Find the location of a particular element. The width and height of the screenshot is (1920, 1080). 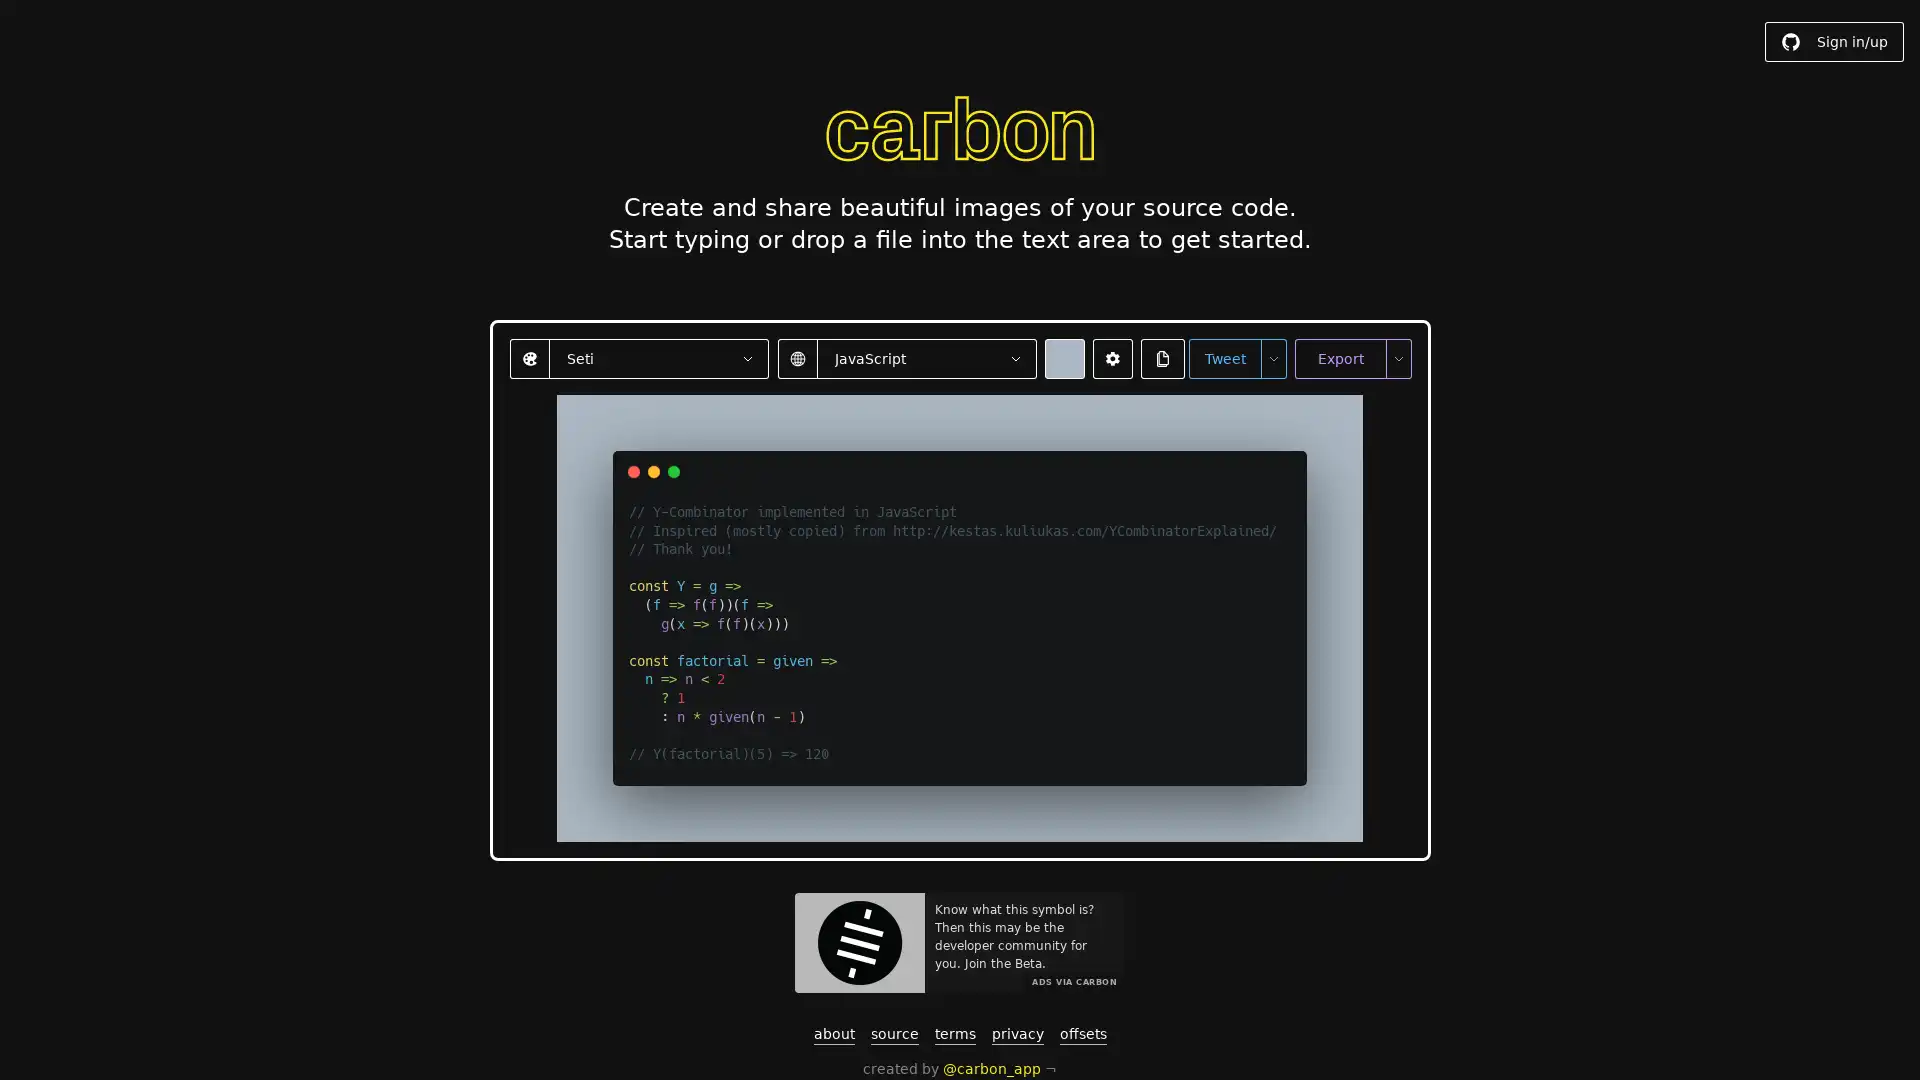

Export menu dropdown is located at coordinates (1396, 357).